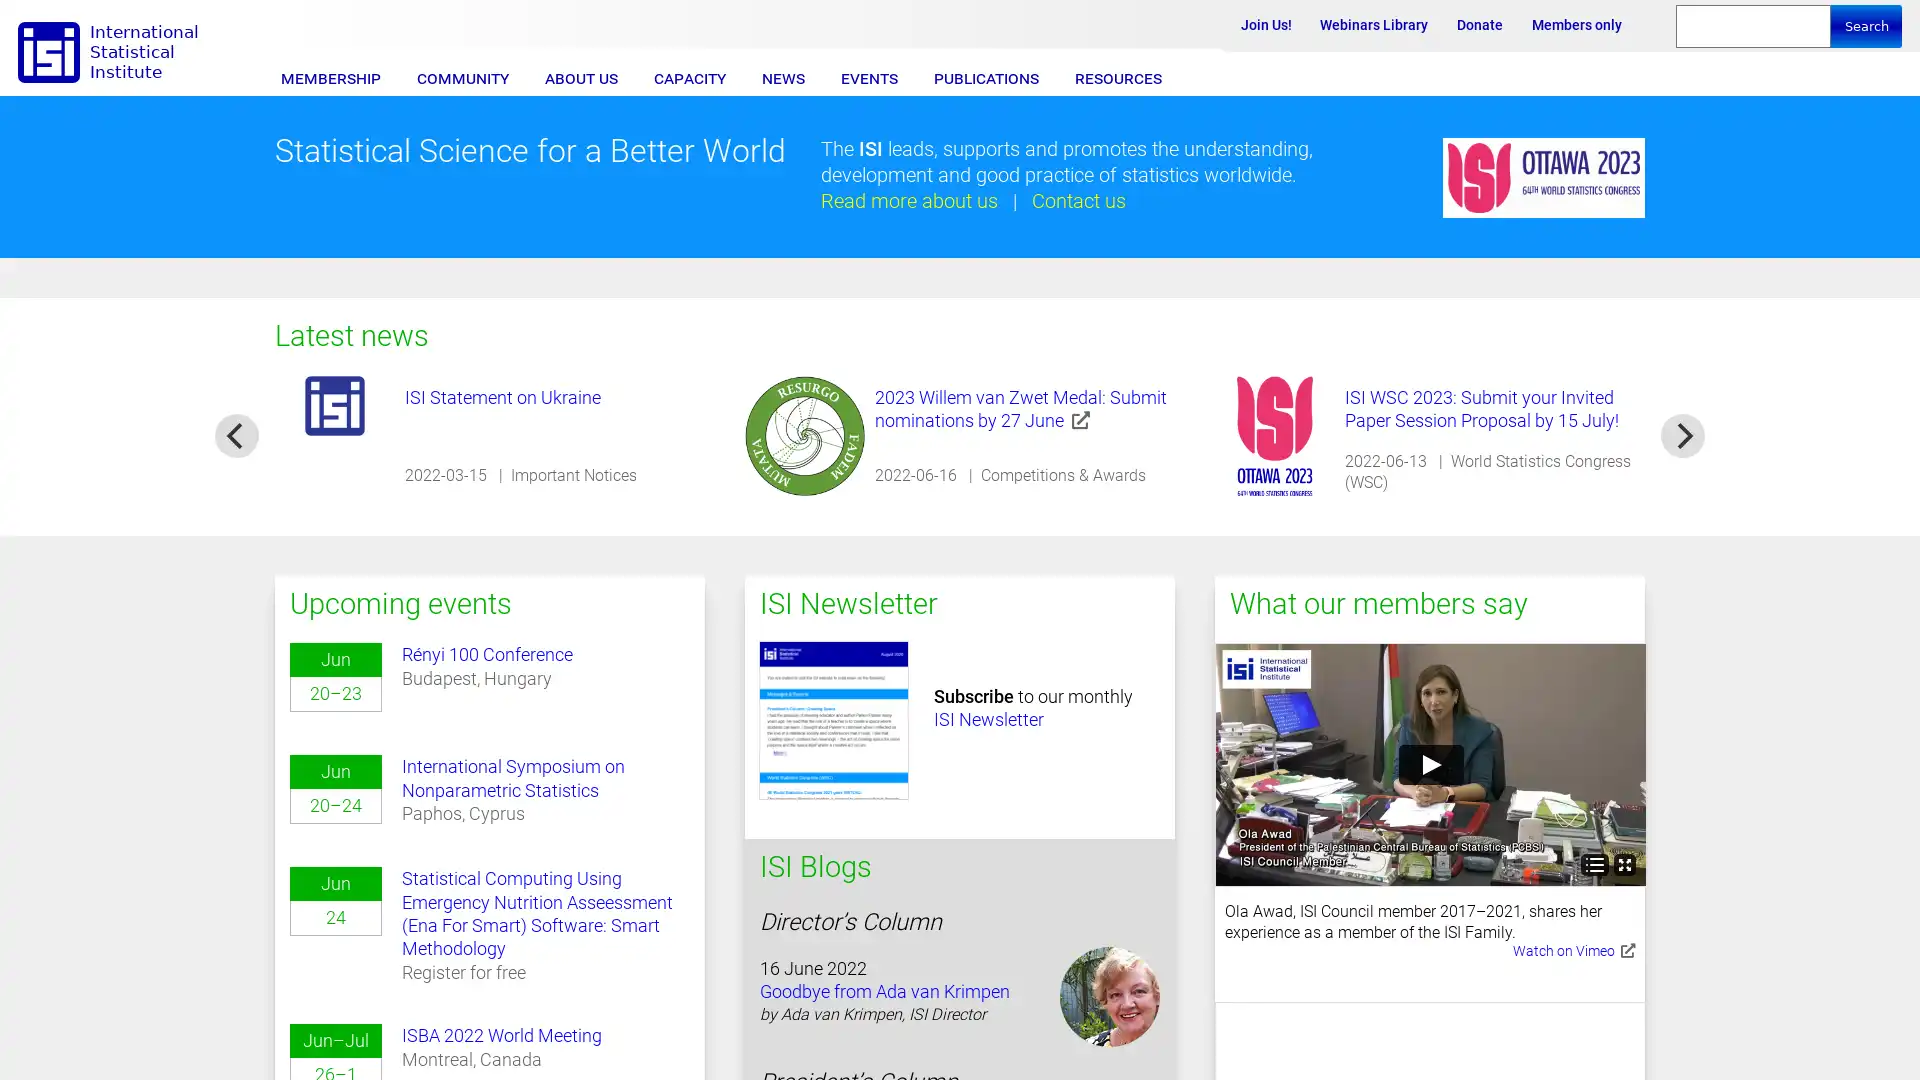 The image size is (1920, 1080). I want to click on previous, so click(236, 434).